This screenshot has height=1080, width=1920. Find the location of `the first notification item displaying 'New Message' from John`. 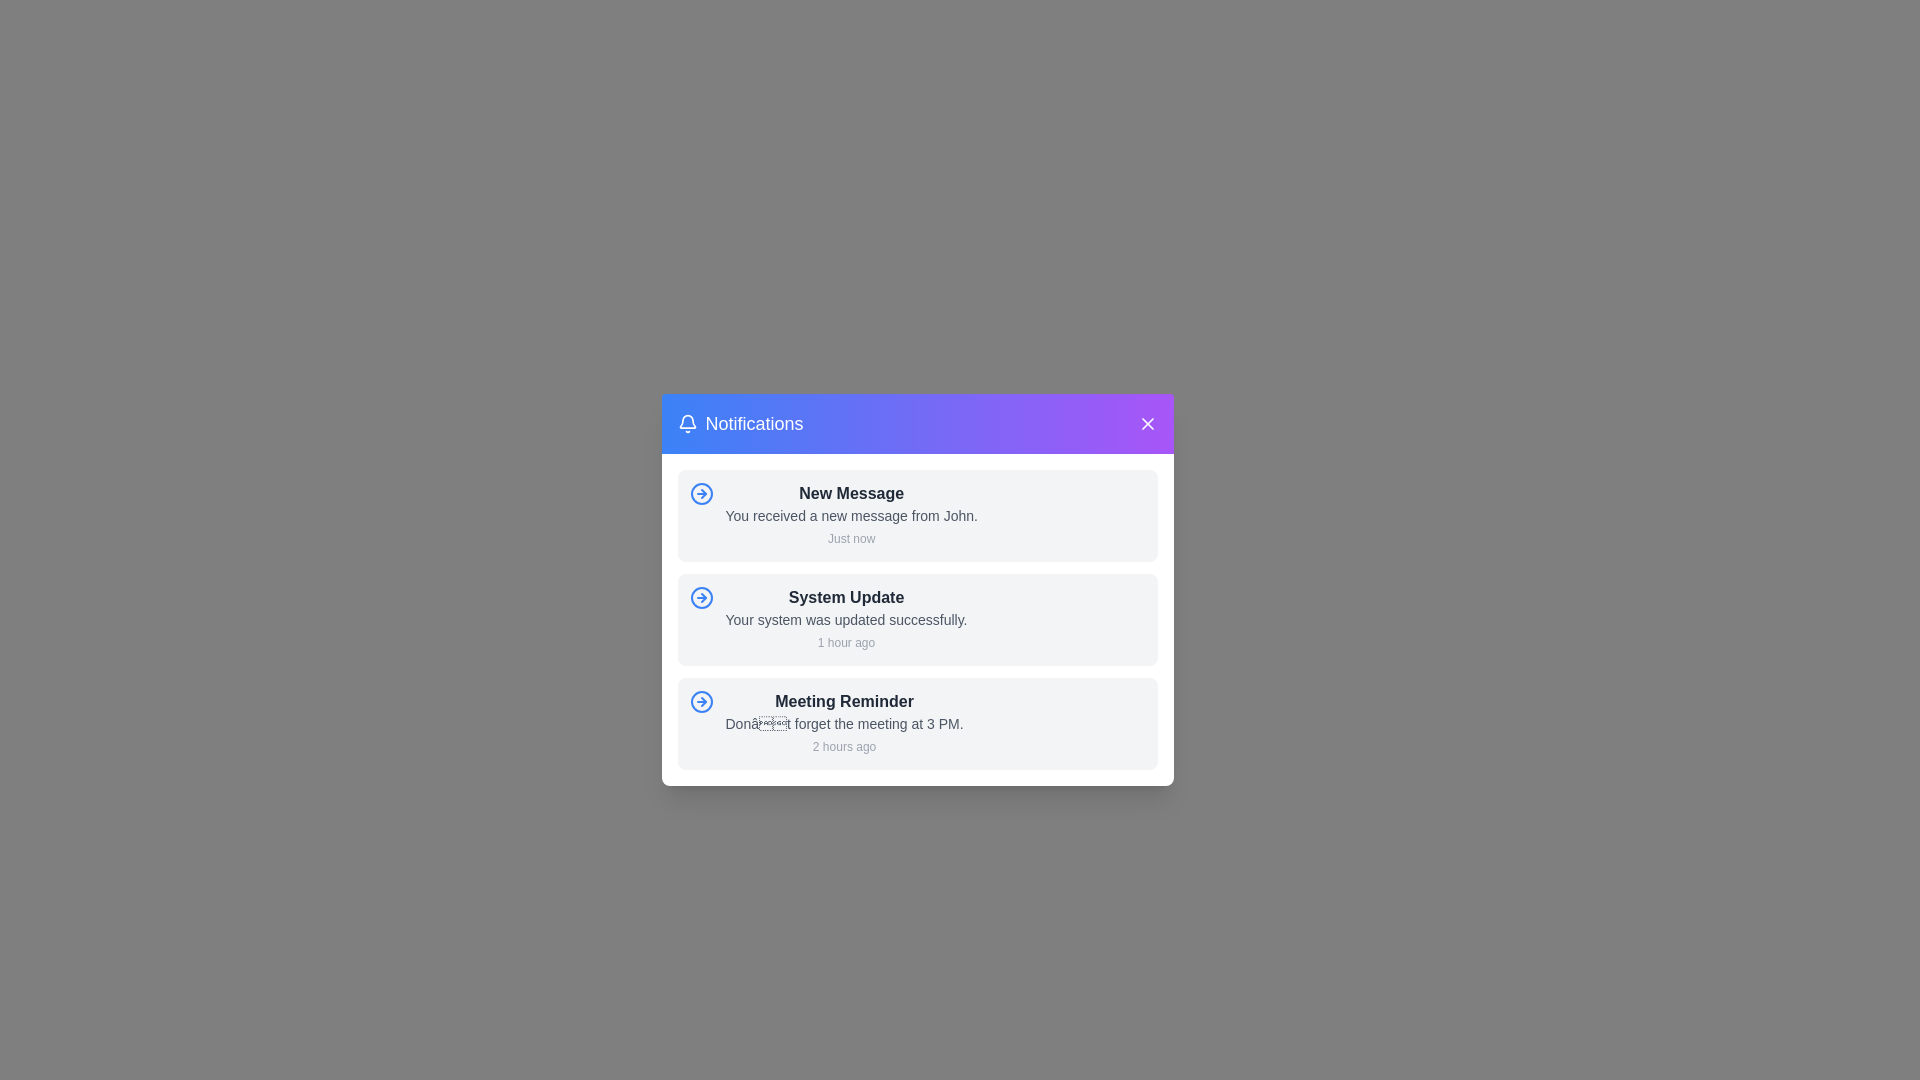

the first notification item displaying 'New Message' from John is located at coordinates (851, 515).